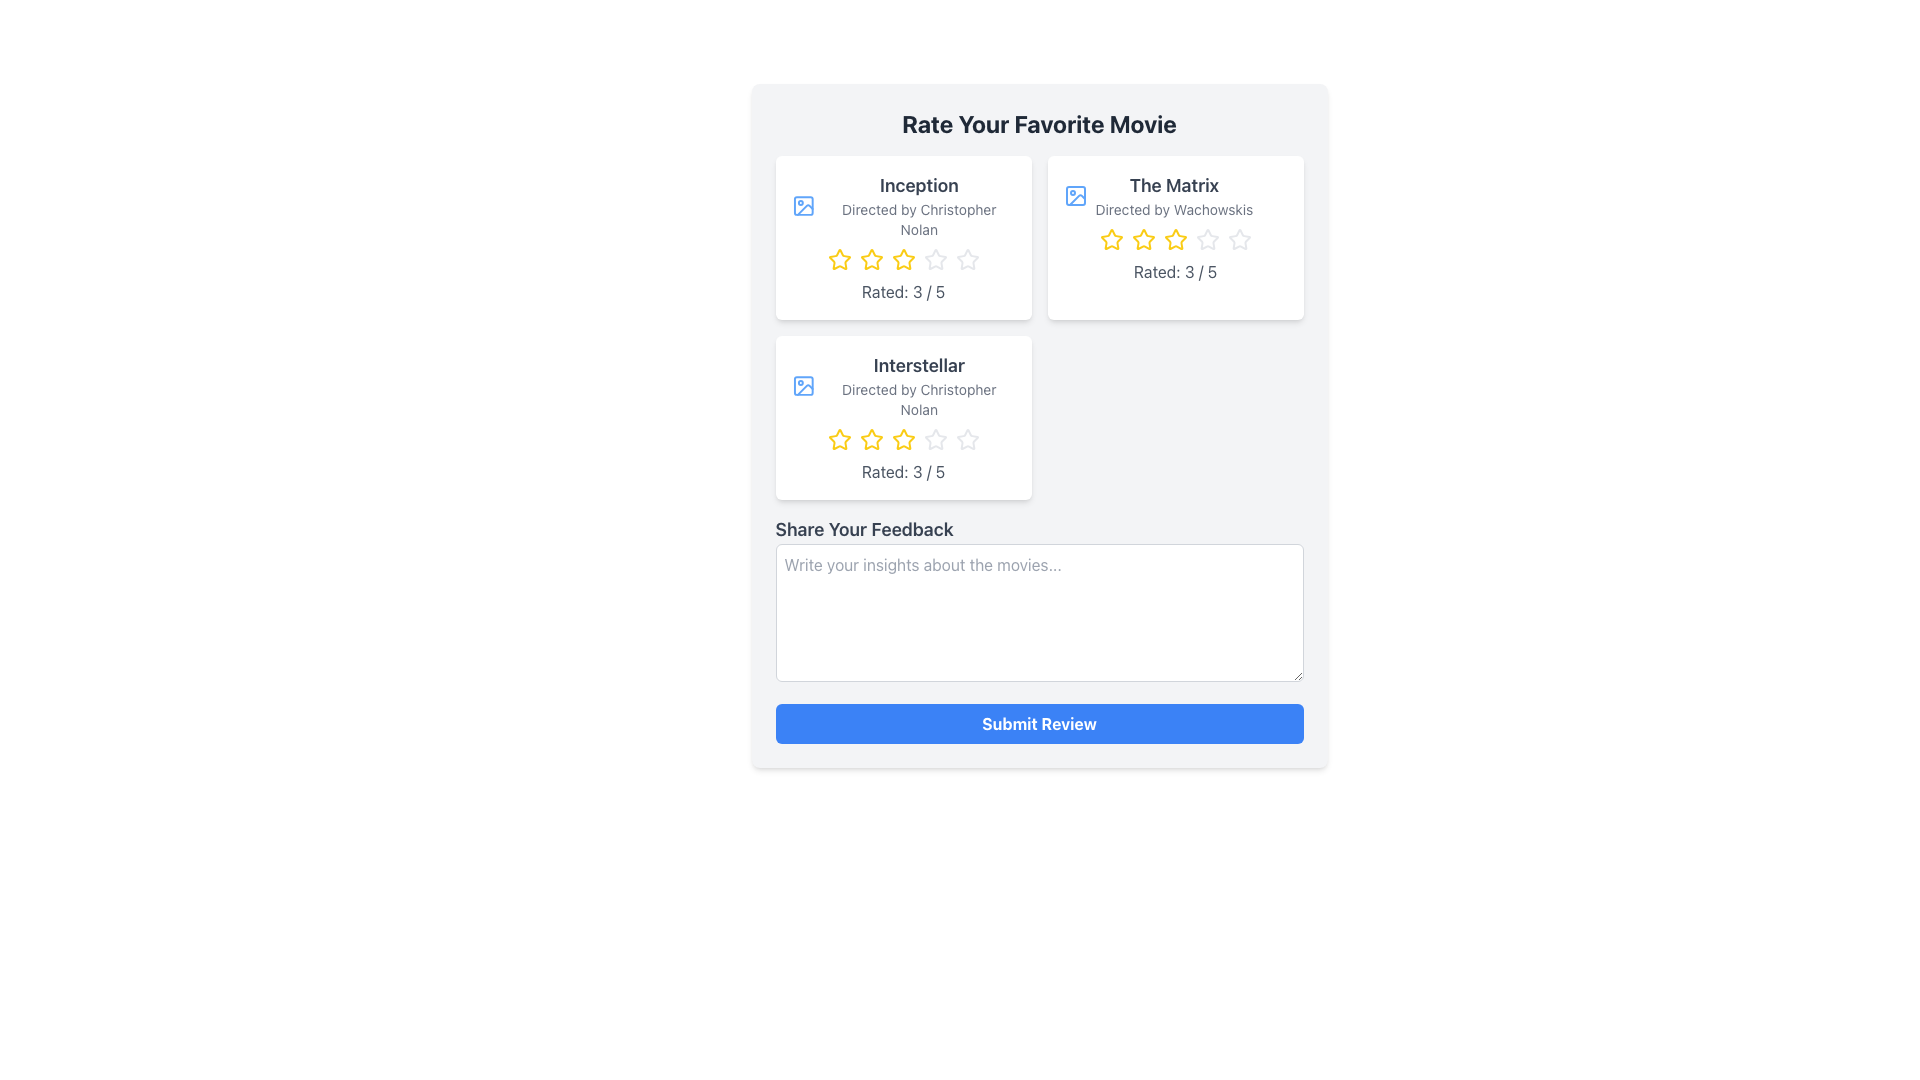 The width and height of the screenshot is (1920, 1080). I want to click on the text label that reads 'Inception', which is styled in a bold font and is prominent in the top-left corner of a card layout containing movie details, so click(918, 185).